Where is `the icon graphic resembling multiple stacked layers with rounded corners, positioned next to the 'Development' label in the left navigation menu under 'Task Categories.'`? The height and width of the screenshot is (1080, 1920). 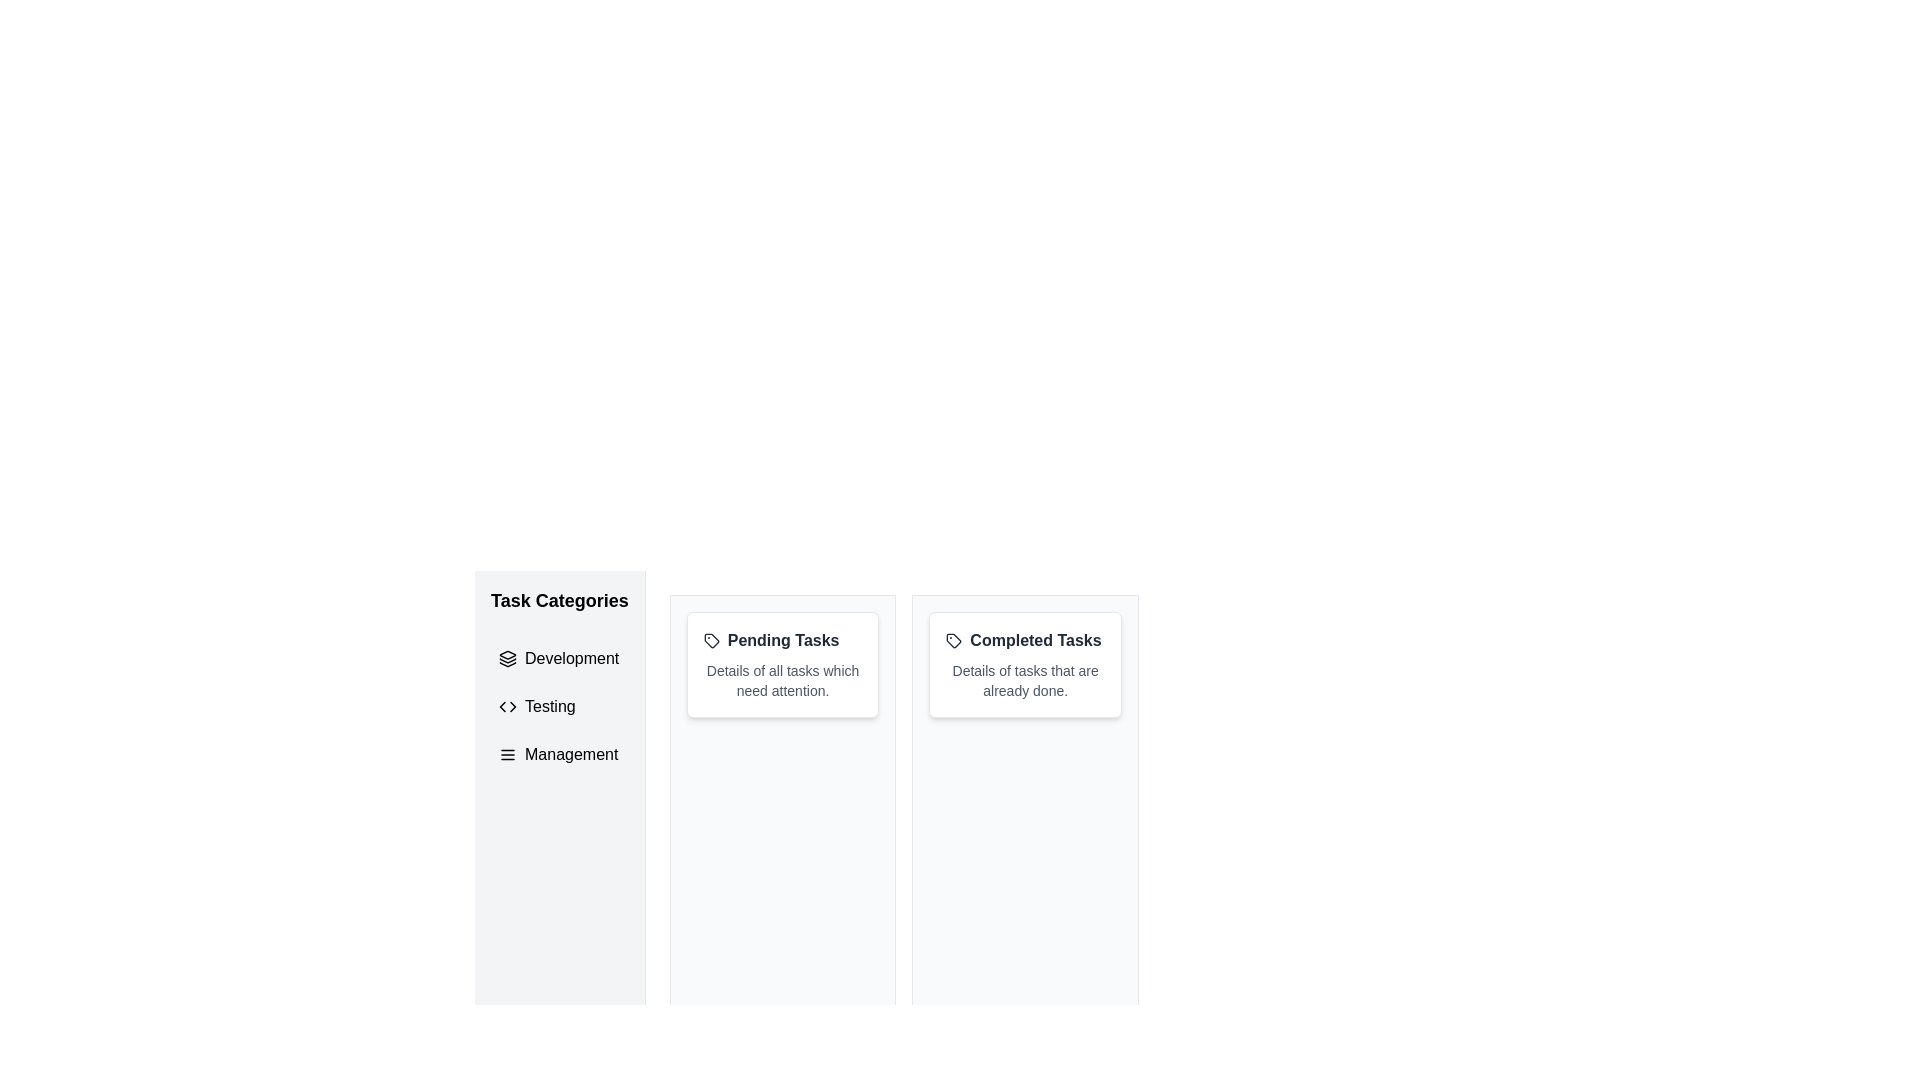 the icon graphic resembling multiple stacked layers with rounded corners, positioned next to the 'Development' label in the left navigation menu under 'Task Categories.' is located at coordinates (508, 659).